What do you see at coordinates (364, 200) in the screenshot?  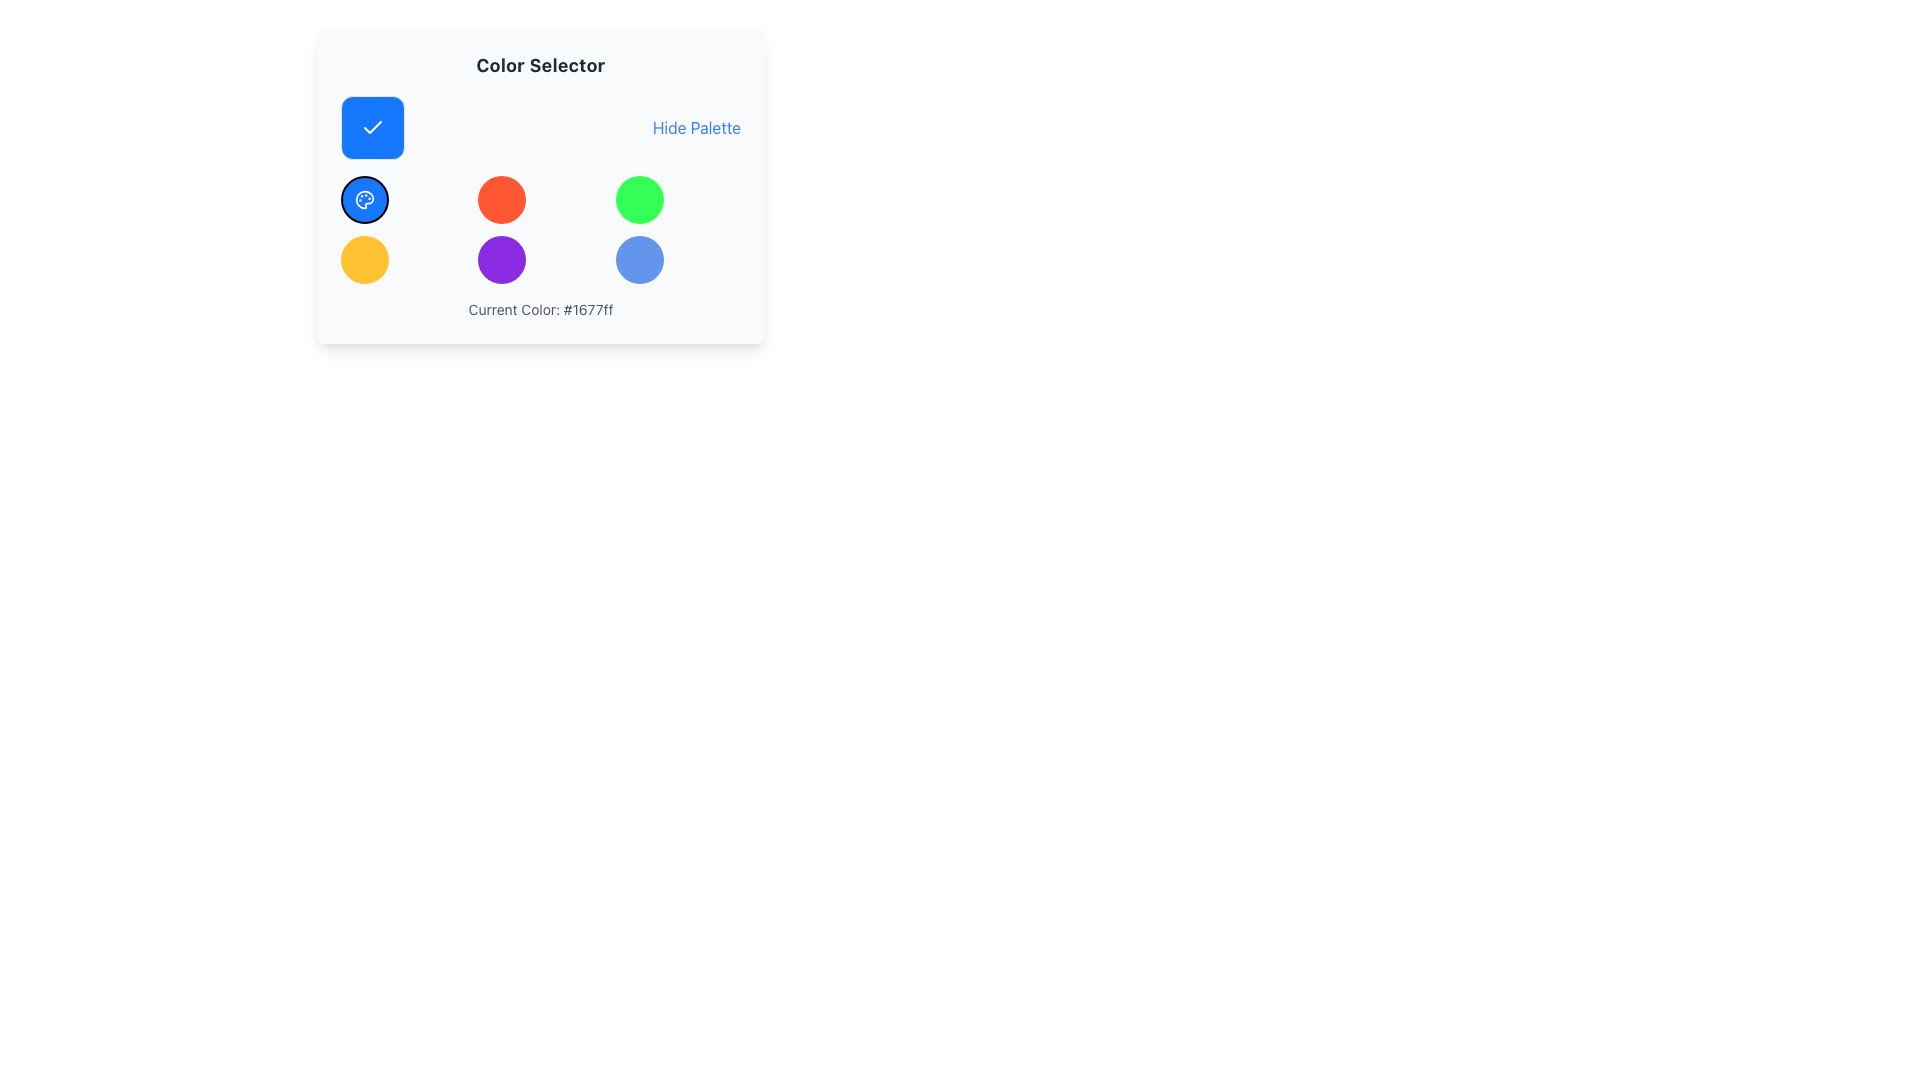 I see `the circular blue button with a black border and a white palette icon, located` at bounding box center [364, 200].